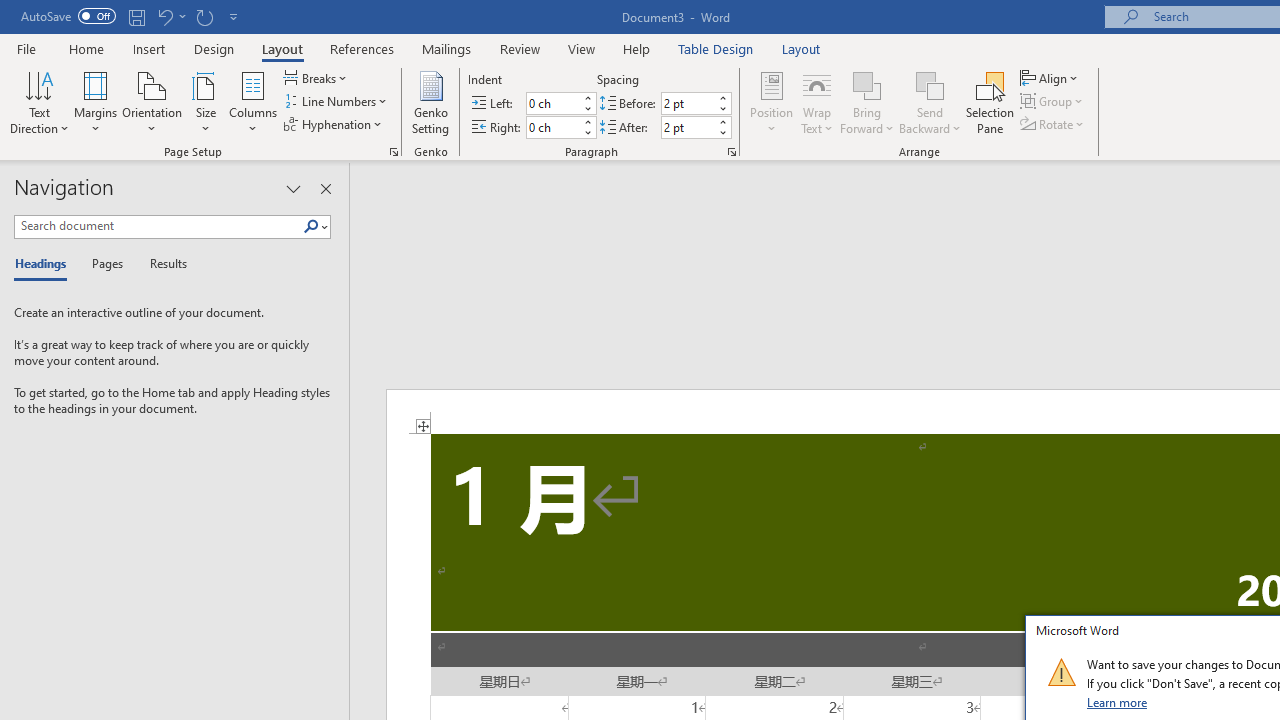  I want to click on 'Page Setup...', so click(394, 150).